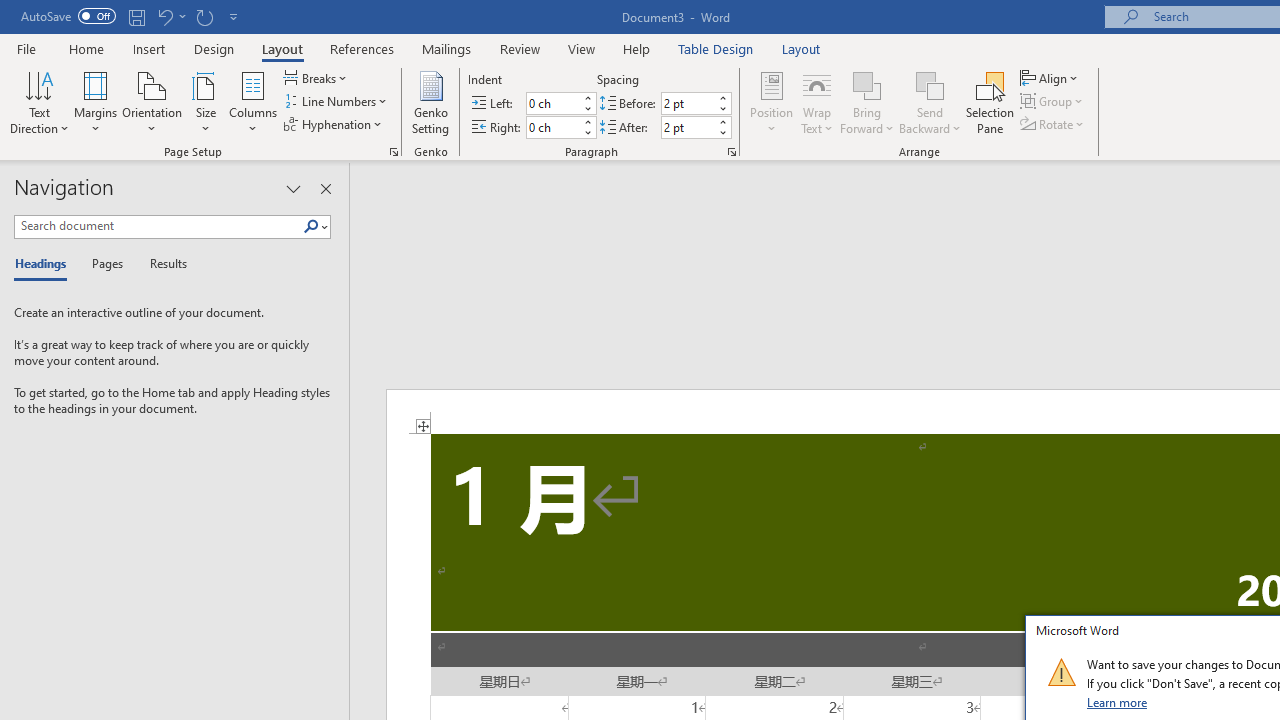  I want to click on 'Page Setup...', so click(394, 150).